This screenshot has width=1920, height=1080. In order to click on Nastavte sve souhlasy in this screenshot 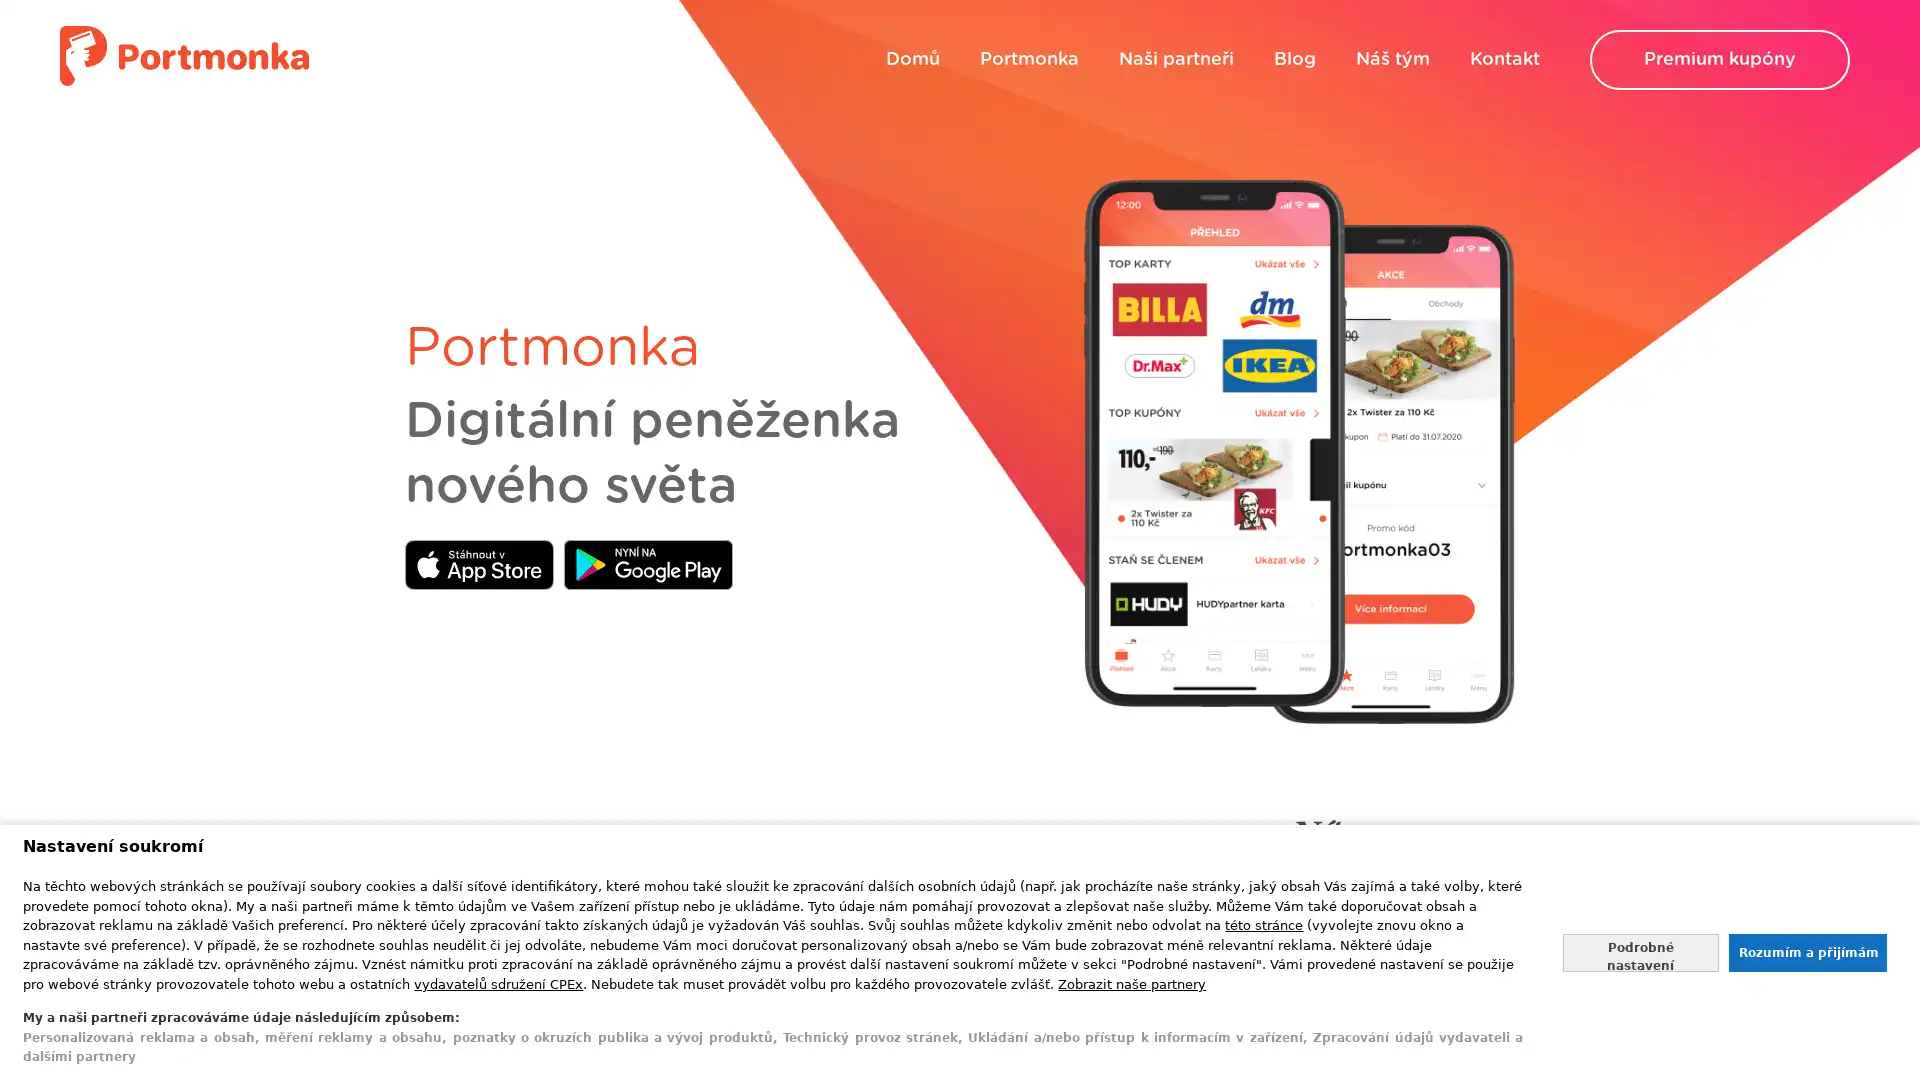, I will do `click(1640, 951)`.